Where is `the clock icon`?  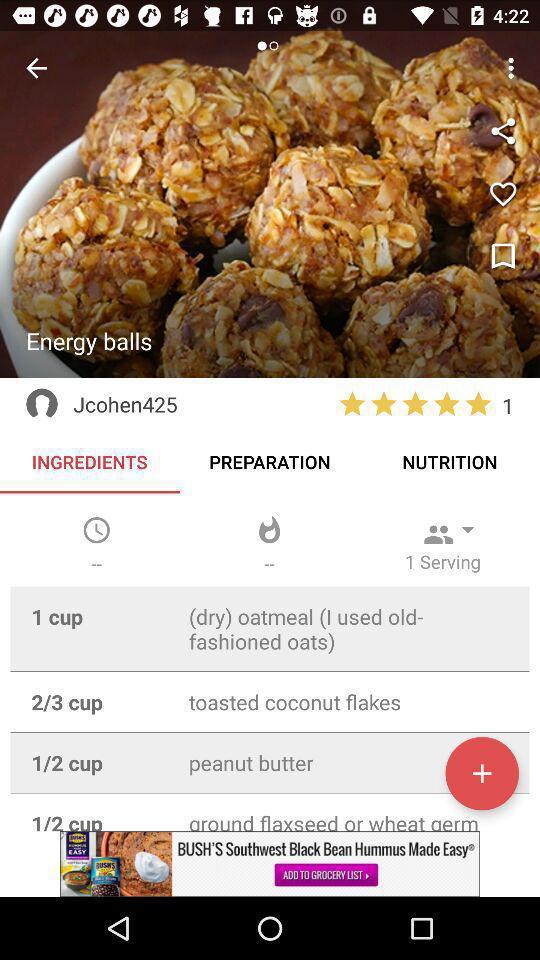 the clock icon is located at coordinates (95, 529).